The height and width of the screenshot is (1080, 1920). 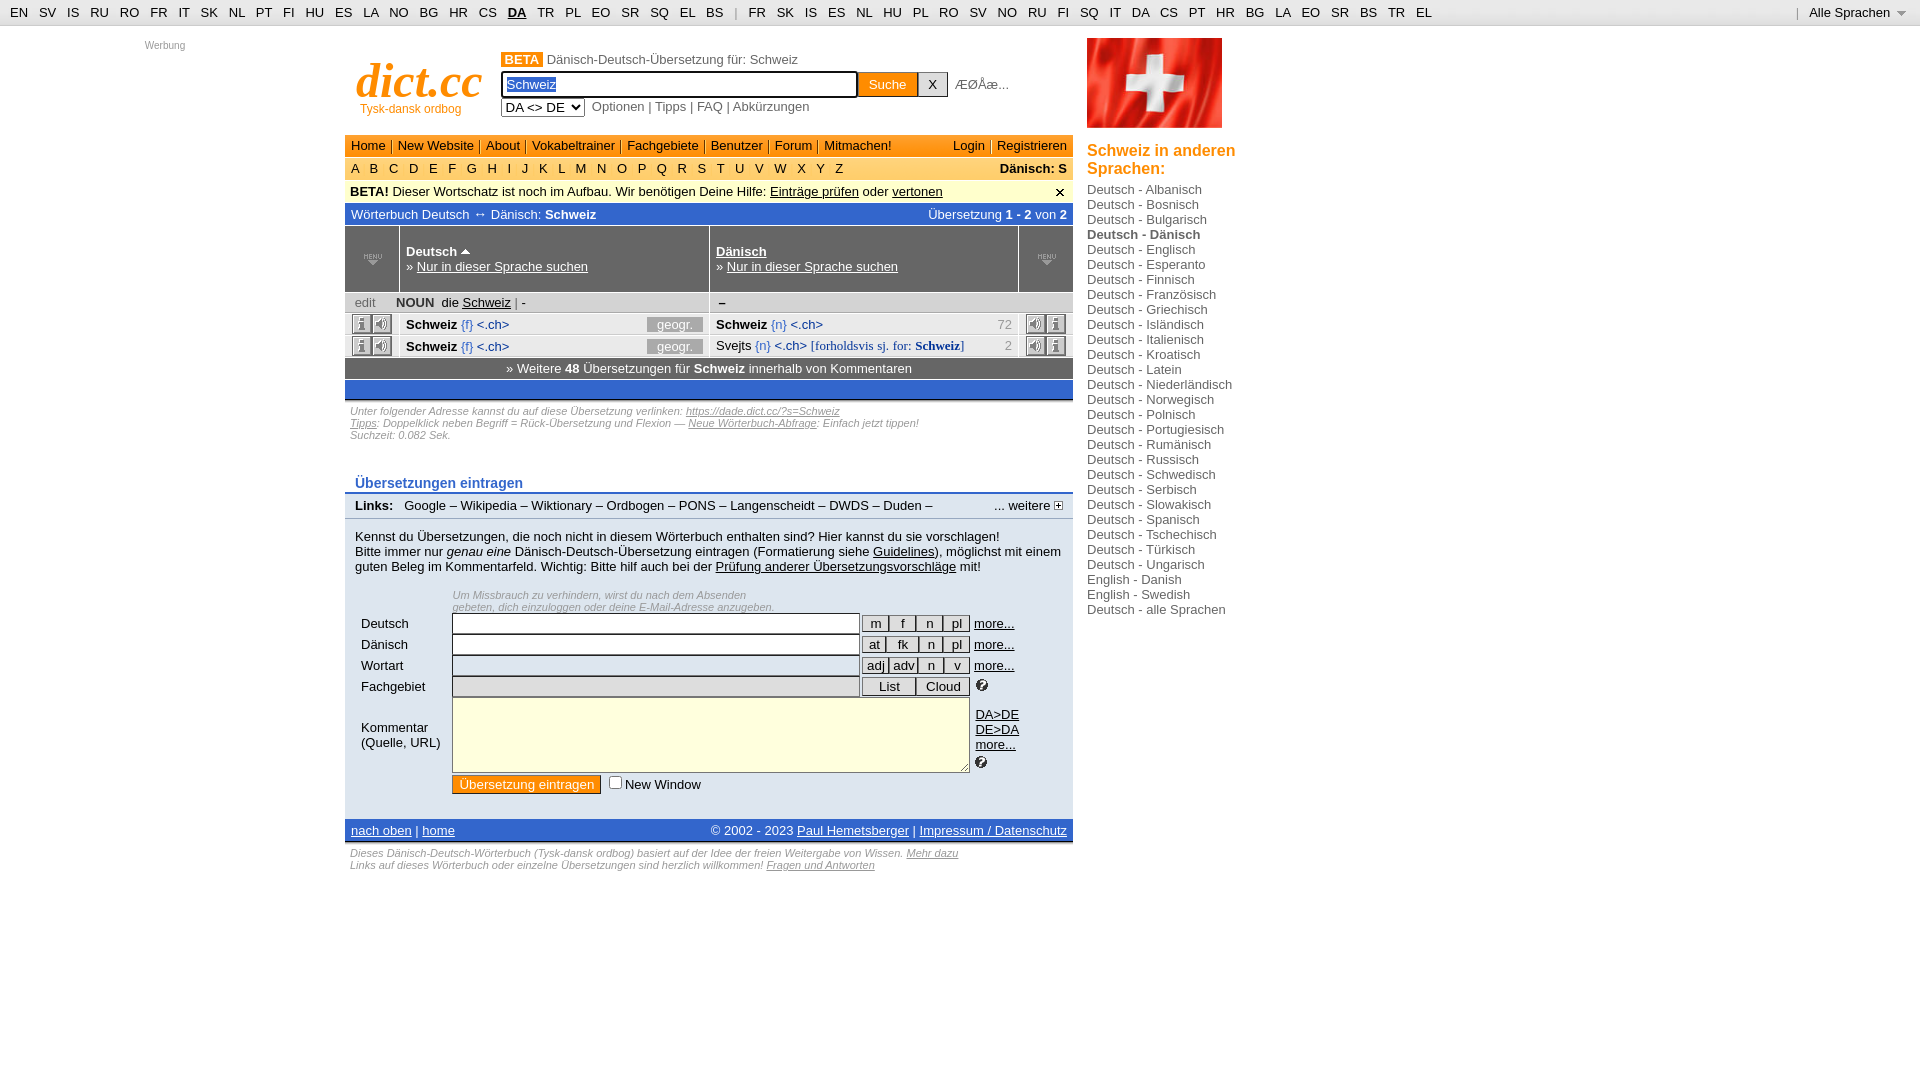 What do you see at coordinates (459, 504) in the screenshot?
I see `'Wikipedia'` at bounding box center [459, 504].